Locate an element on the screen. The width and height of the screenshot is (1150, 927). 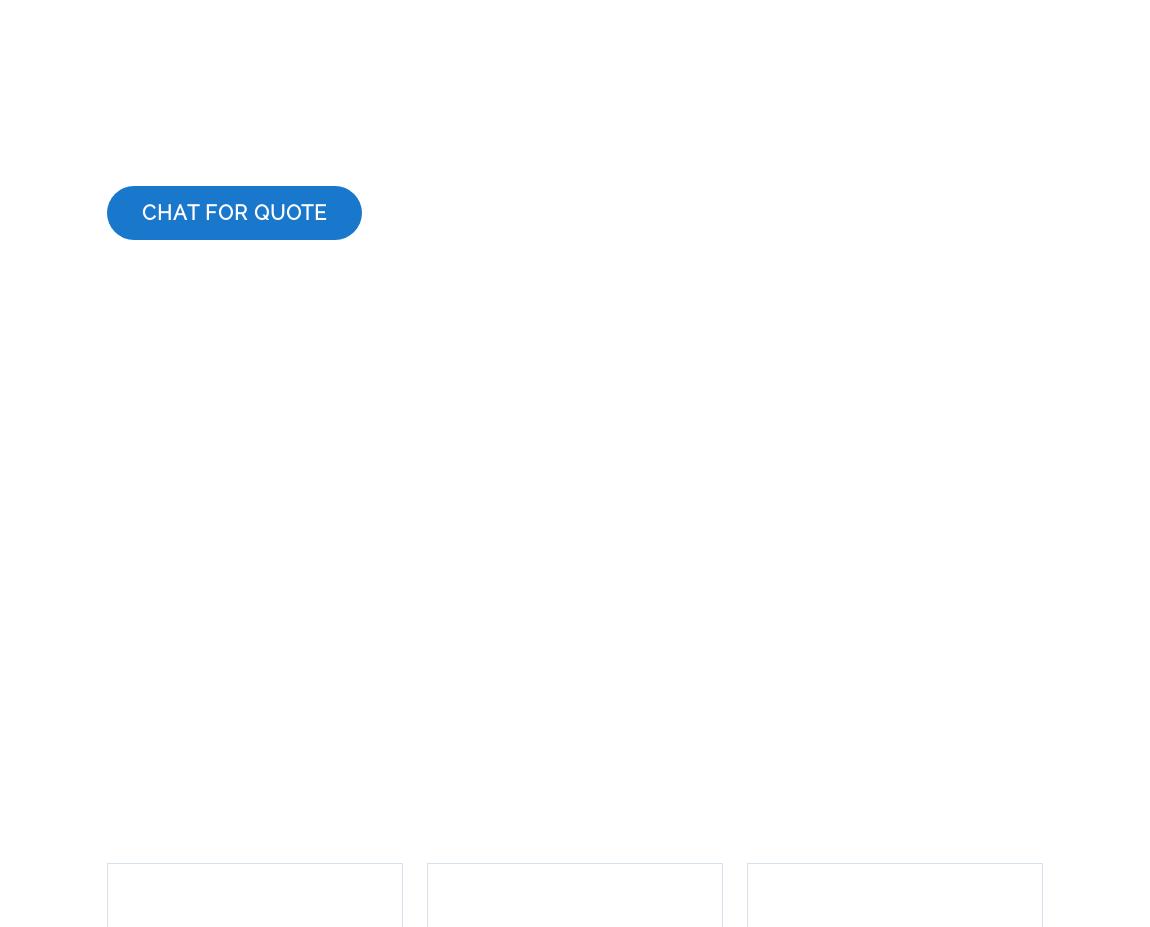
'Support' is located at coordinates (296, 691).